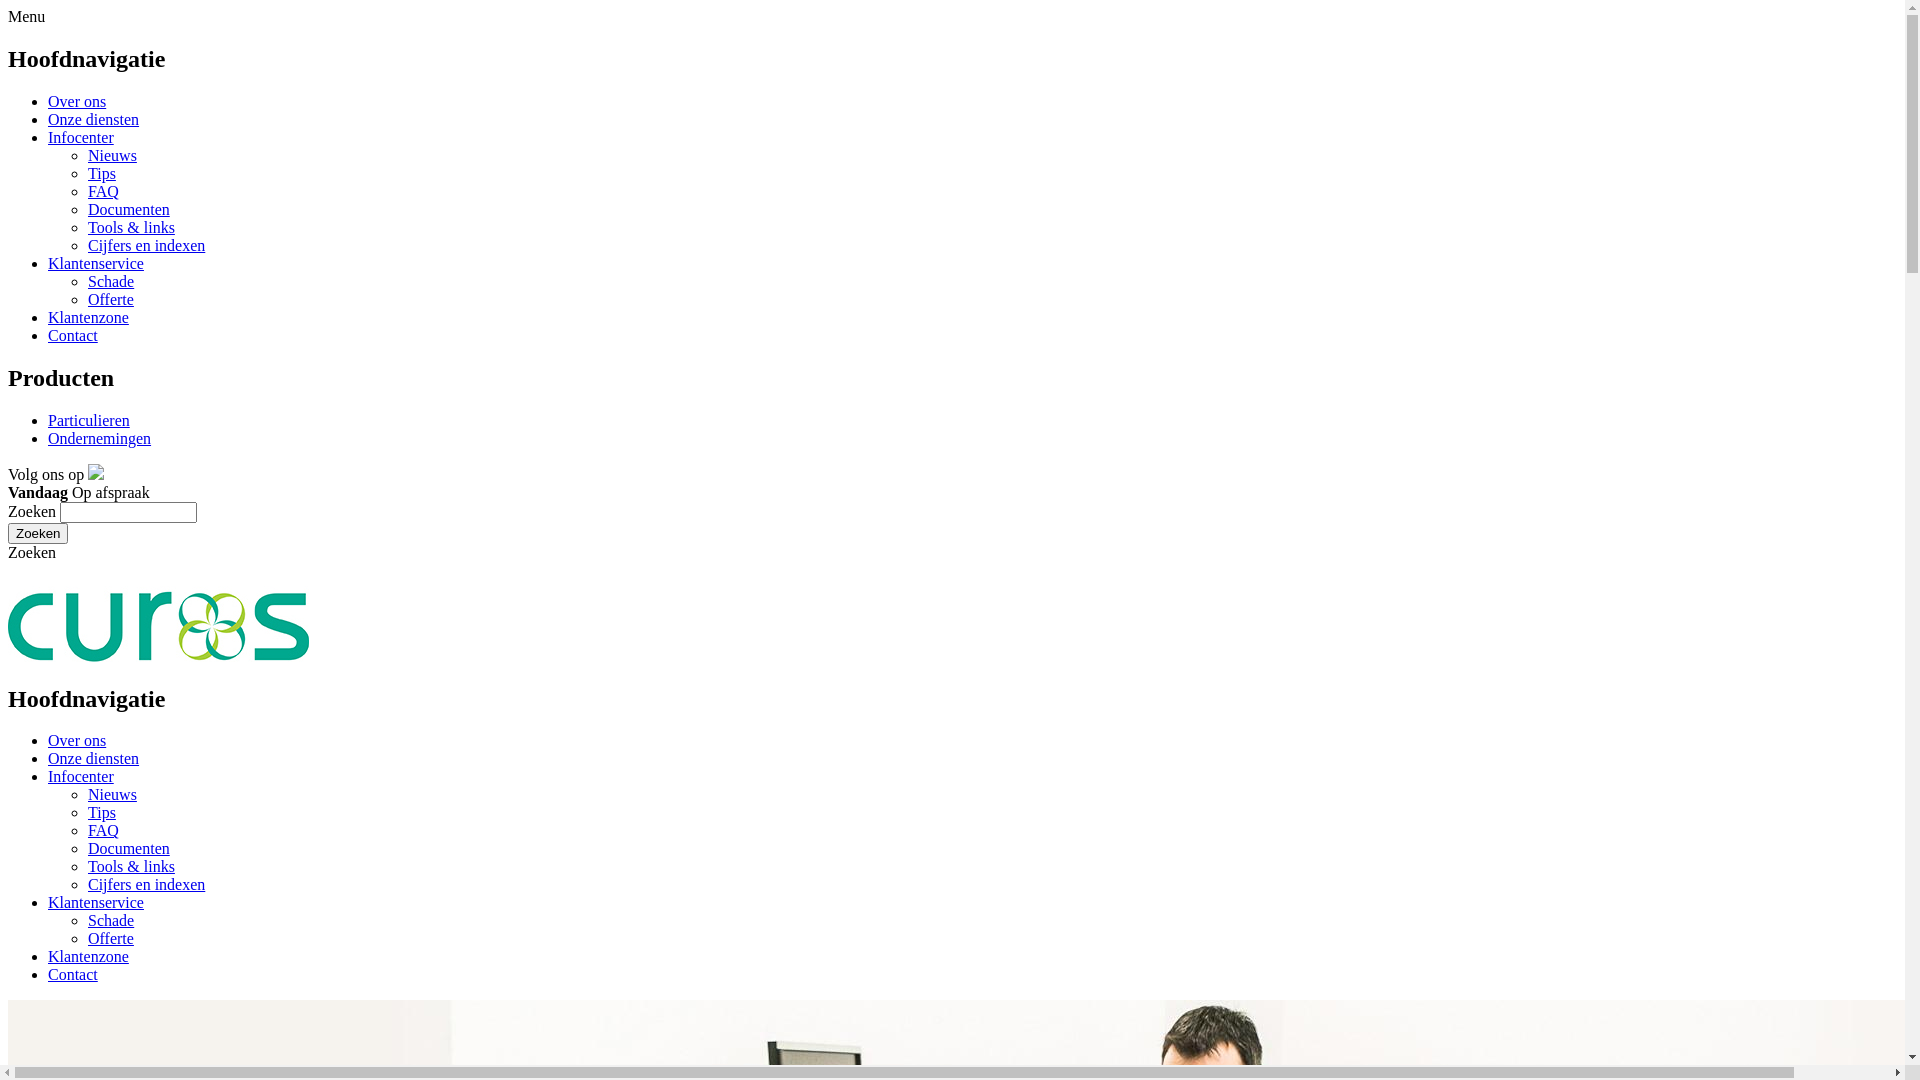 The height and width of the screenshot is (1080, 1920). I want to click on 'Geef de woorden op waarnaar u wilt zoeken.', so click(59, 511).